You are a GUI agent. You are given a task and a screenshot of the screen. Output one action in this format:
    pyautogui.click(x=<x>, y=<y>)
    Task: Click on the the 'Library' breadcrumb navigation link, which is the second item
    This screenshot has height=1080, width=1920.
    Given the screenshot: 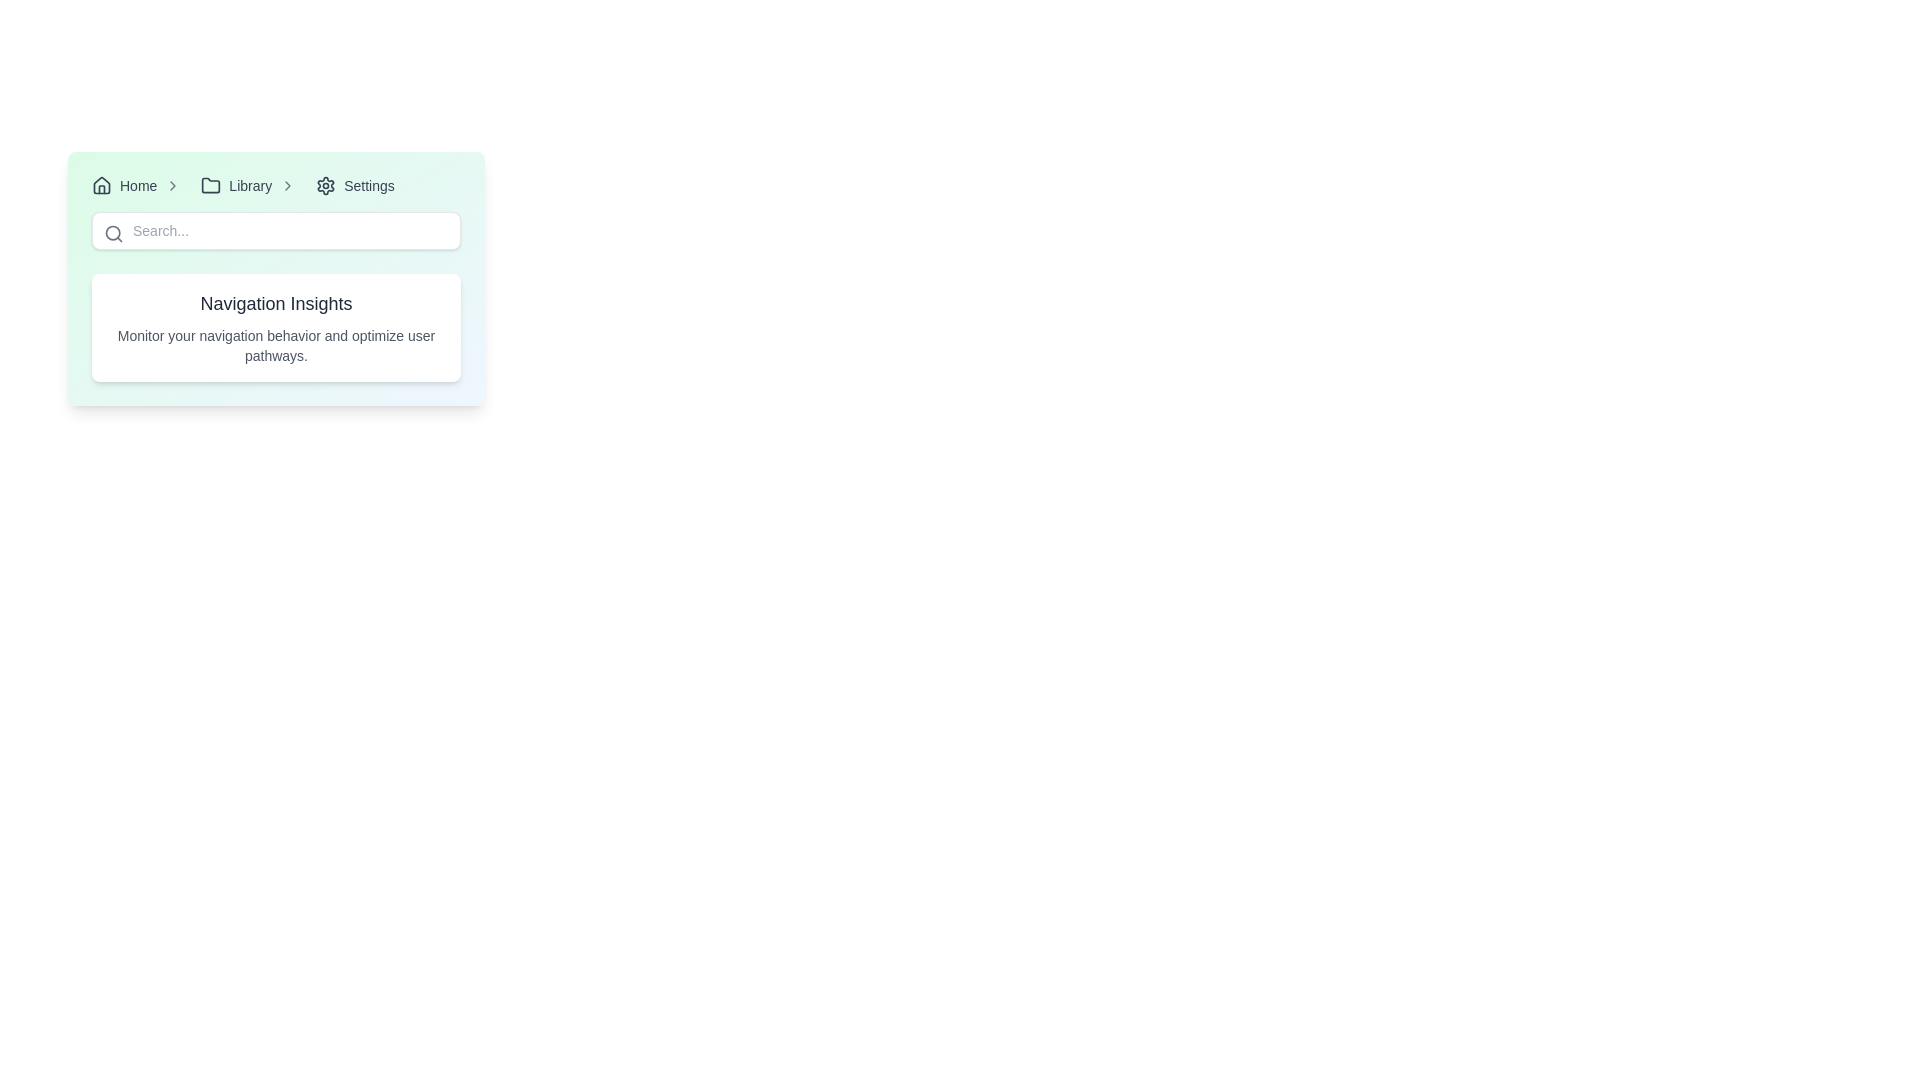 What is the action you would take?
    pyautogui.click(x=251, y=185)
    